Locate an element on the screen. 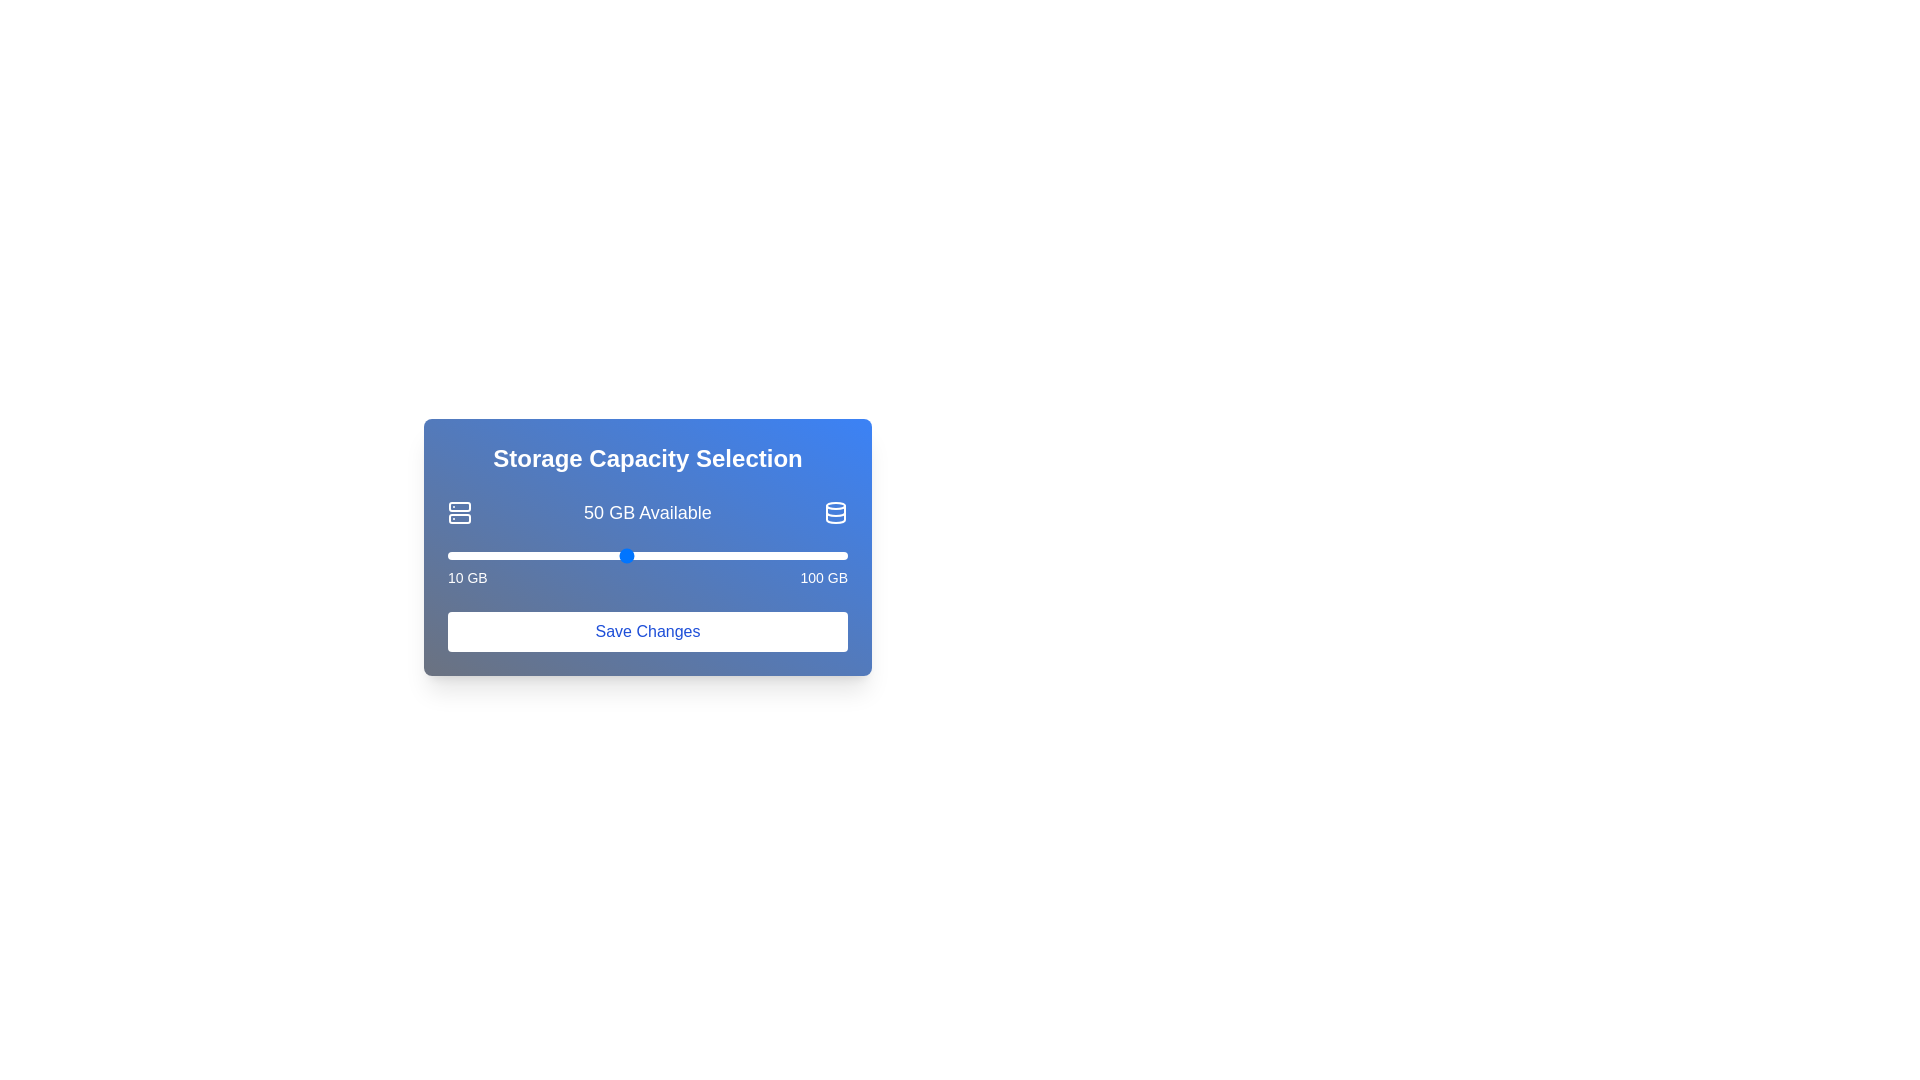 The width and height of the screenshot is (1920, 1080). the database icon adjacent to the storage text is located at coordinates (835, 512).